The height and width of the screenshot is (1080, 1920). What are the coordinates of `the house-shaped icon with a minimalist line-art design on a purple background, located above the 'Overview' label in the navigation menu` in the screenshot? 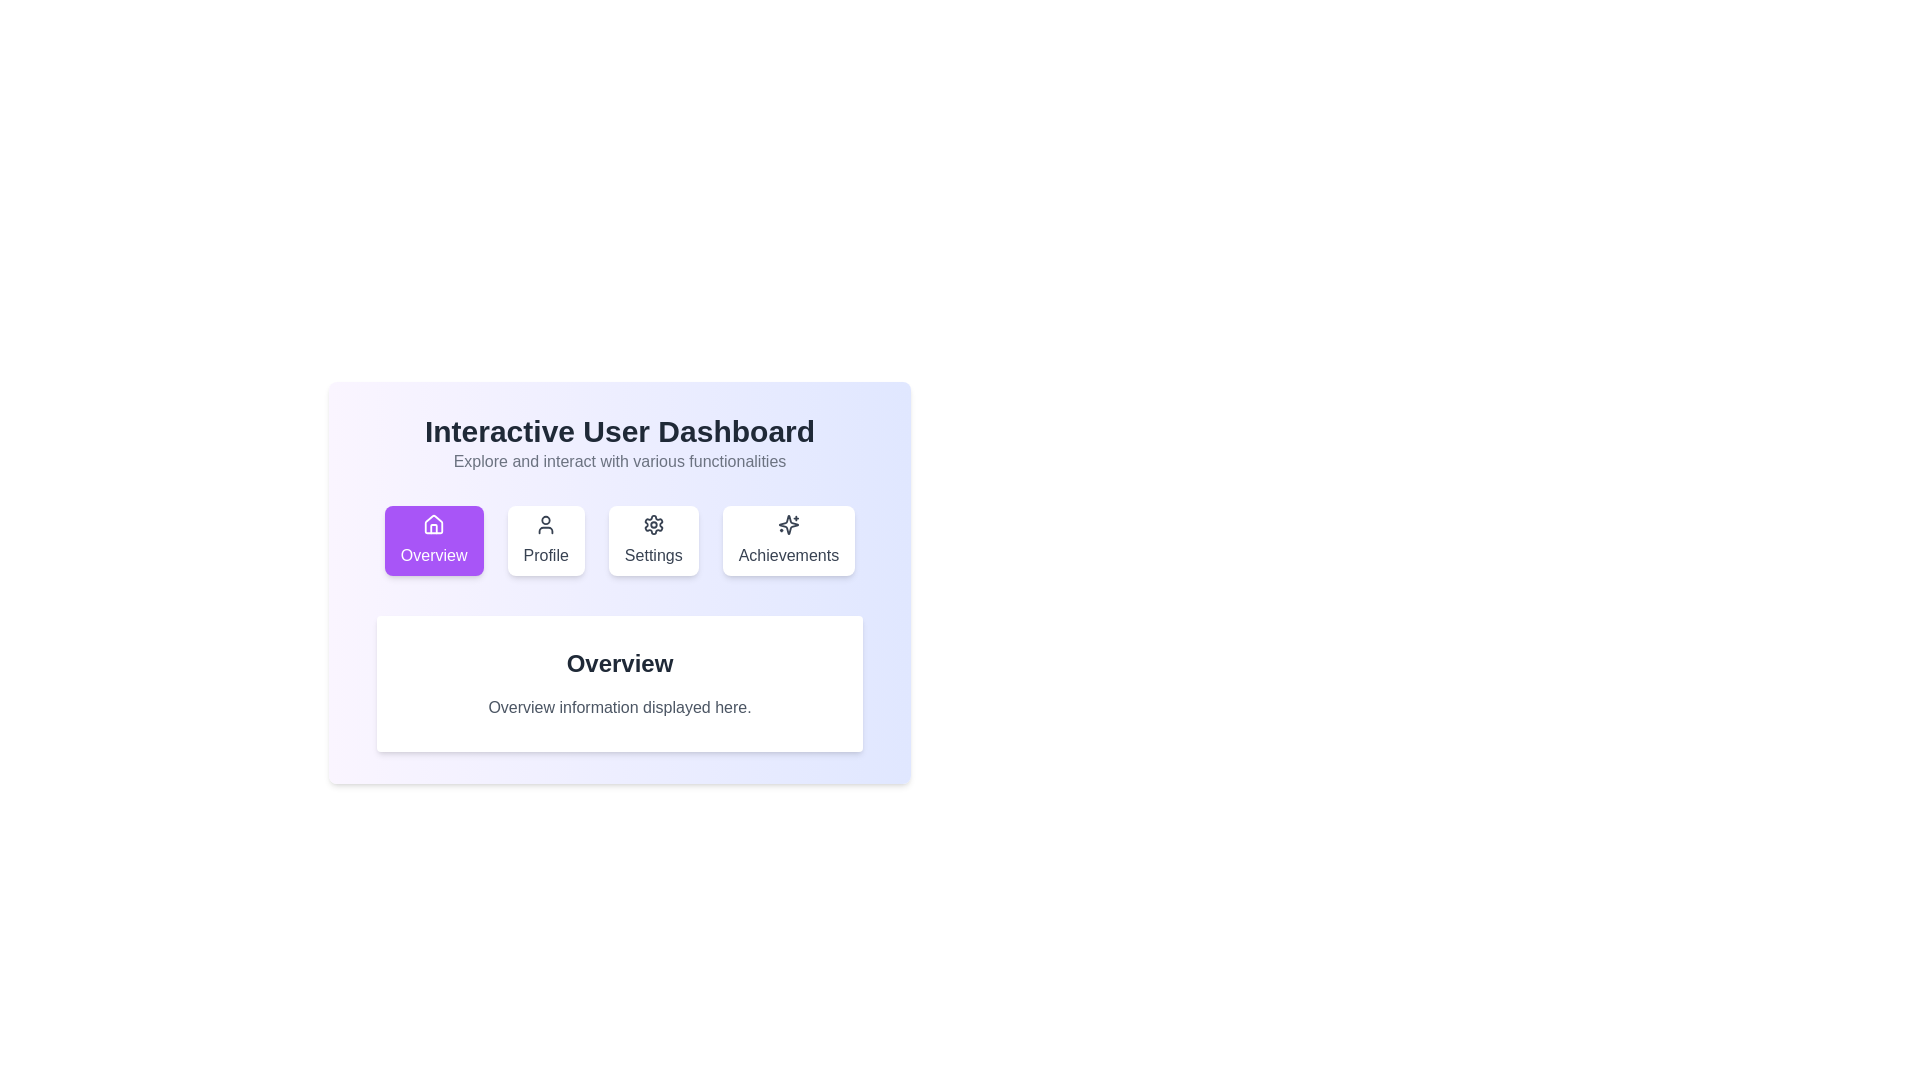 It's located at (433, 523).